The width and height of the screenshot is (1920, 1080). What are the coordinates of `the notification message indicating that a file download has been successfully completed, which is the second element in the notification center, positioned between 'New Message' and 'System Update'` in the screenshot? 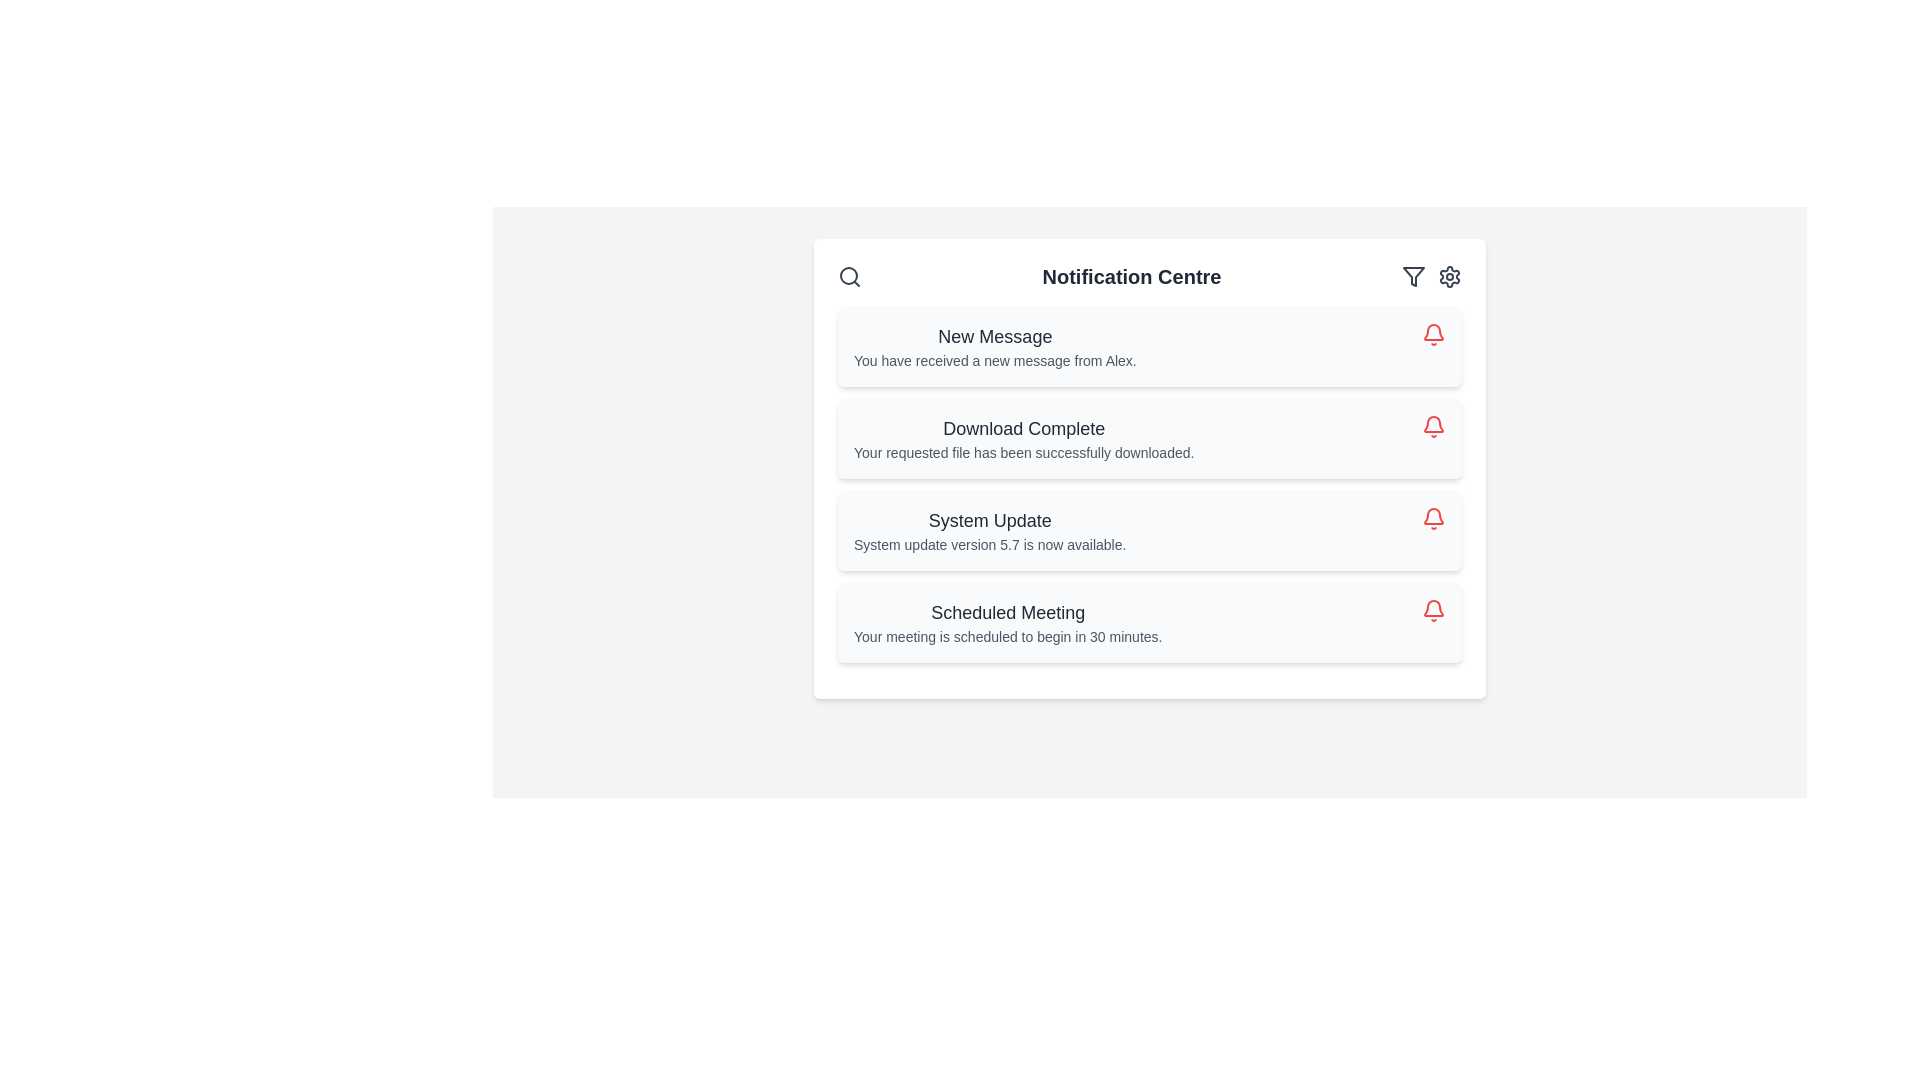 It's located at (1024, 438).